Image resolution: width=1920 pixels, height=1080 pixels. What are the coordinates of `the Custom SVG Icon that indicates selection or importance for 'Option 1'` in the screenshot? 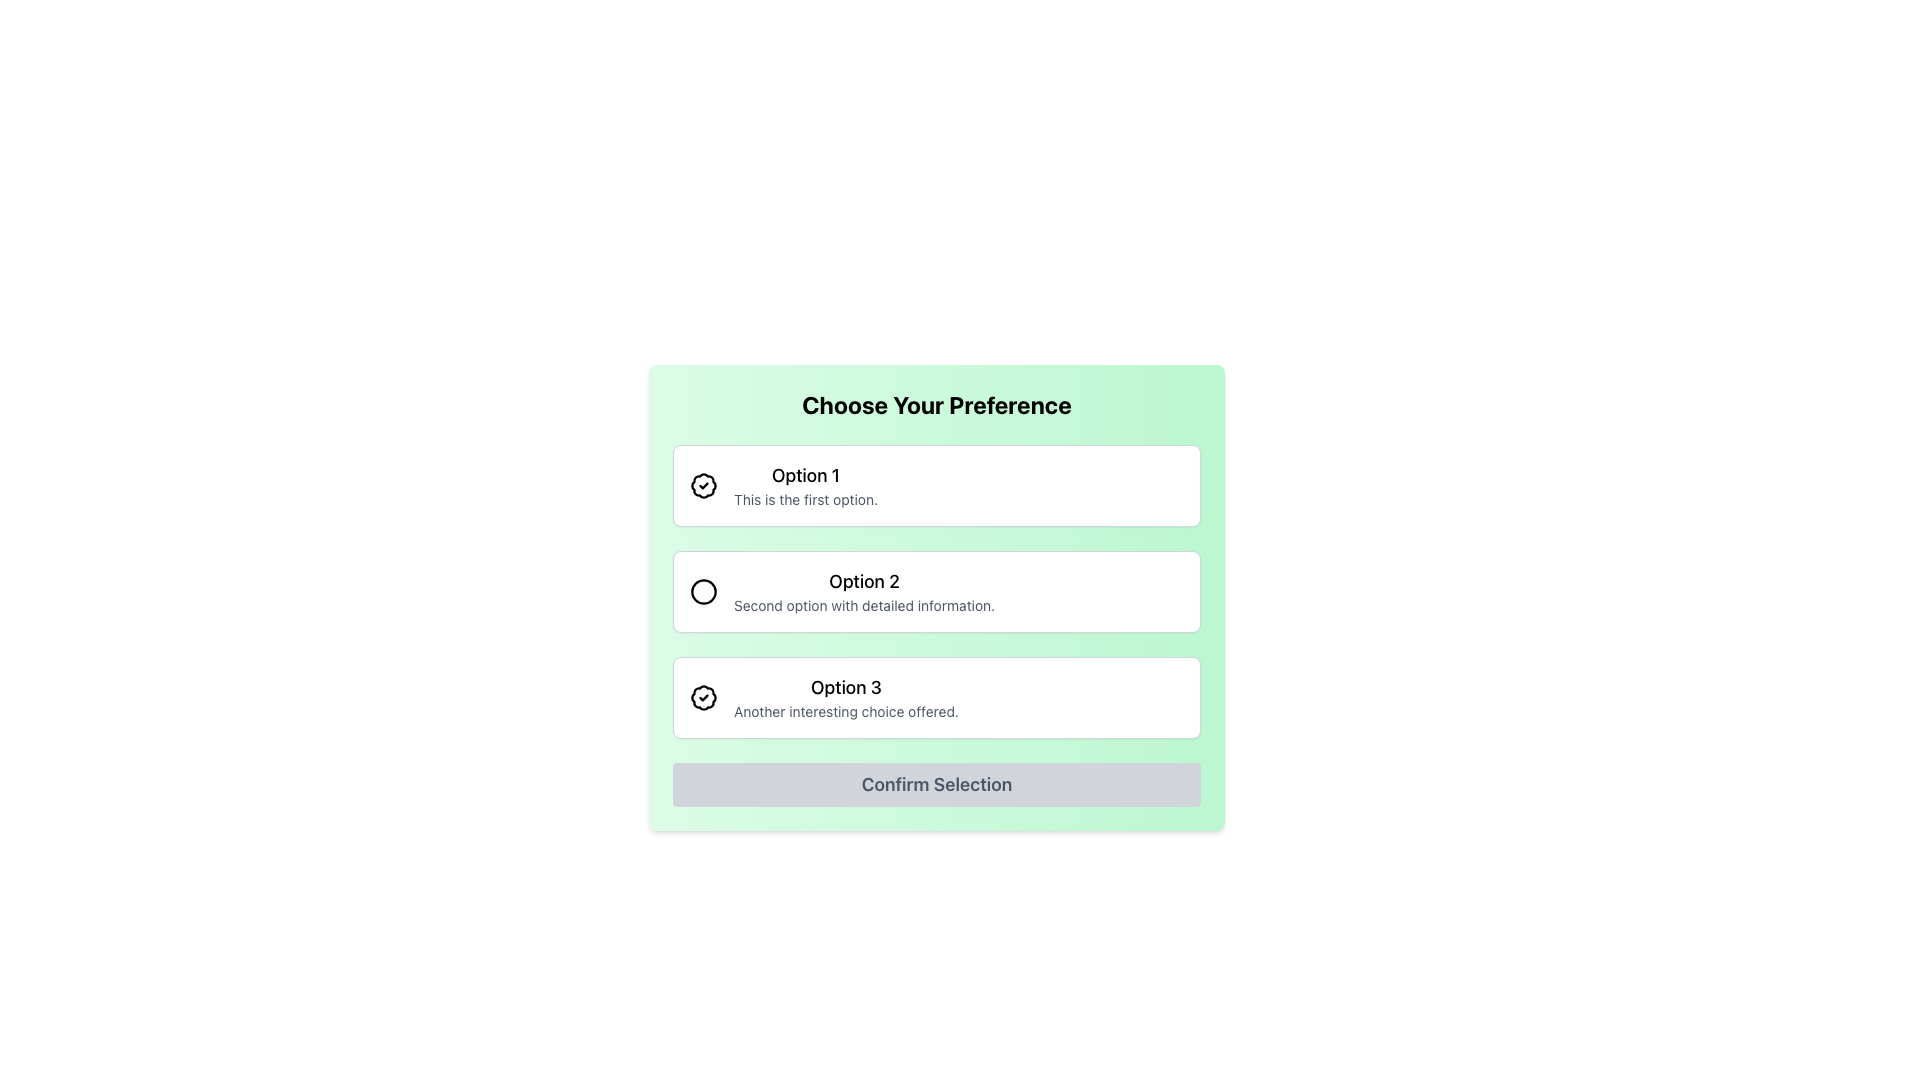 It's located at (704, 486).